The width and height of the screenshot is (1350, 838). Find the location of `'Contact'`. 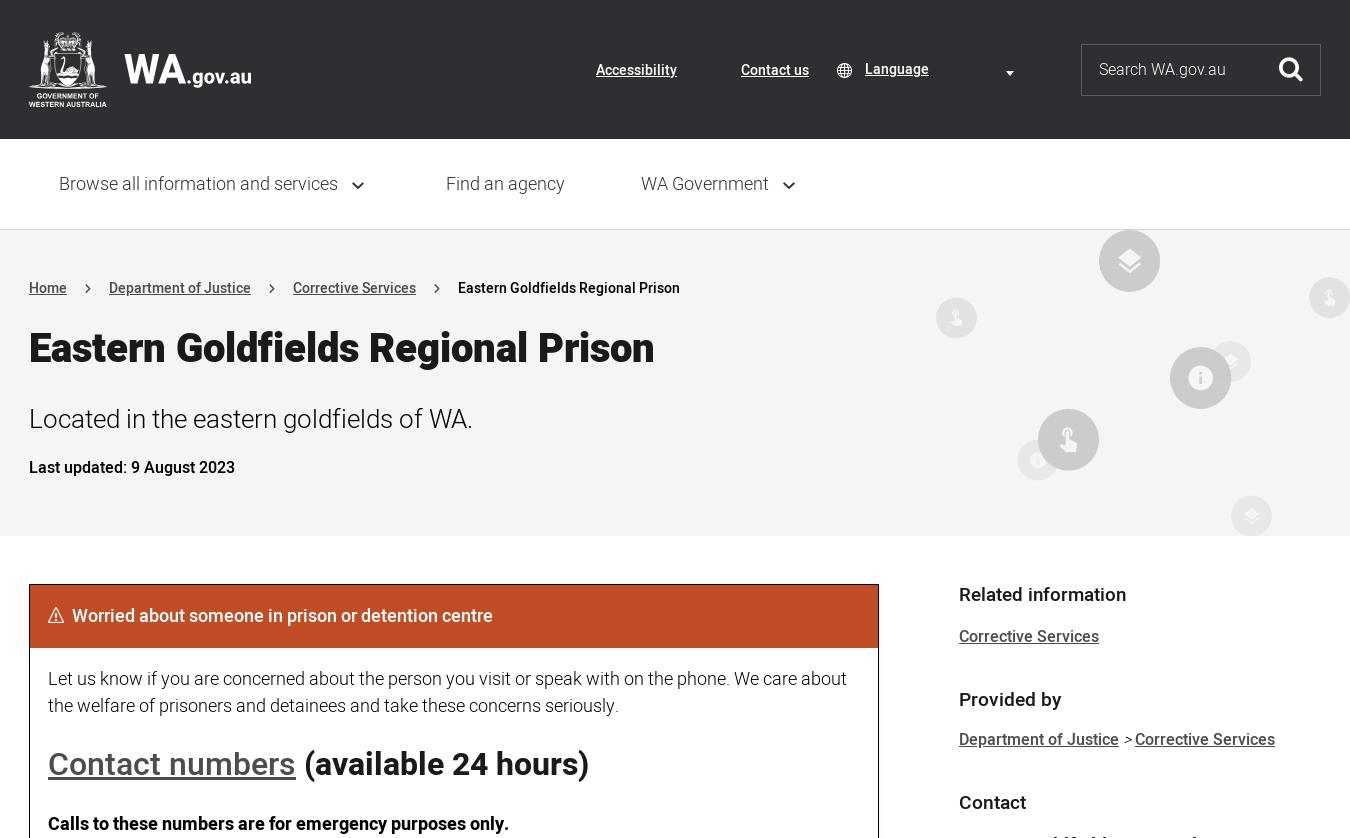

'Contact' is located at coordinates (958, 801).